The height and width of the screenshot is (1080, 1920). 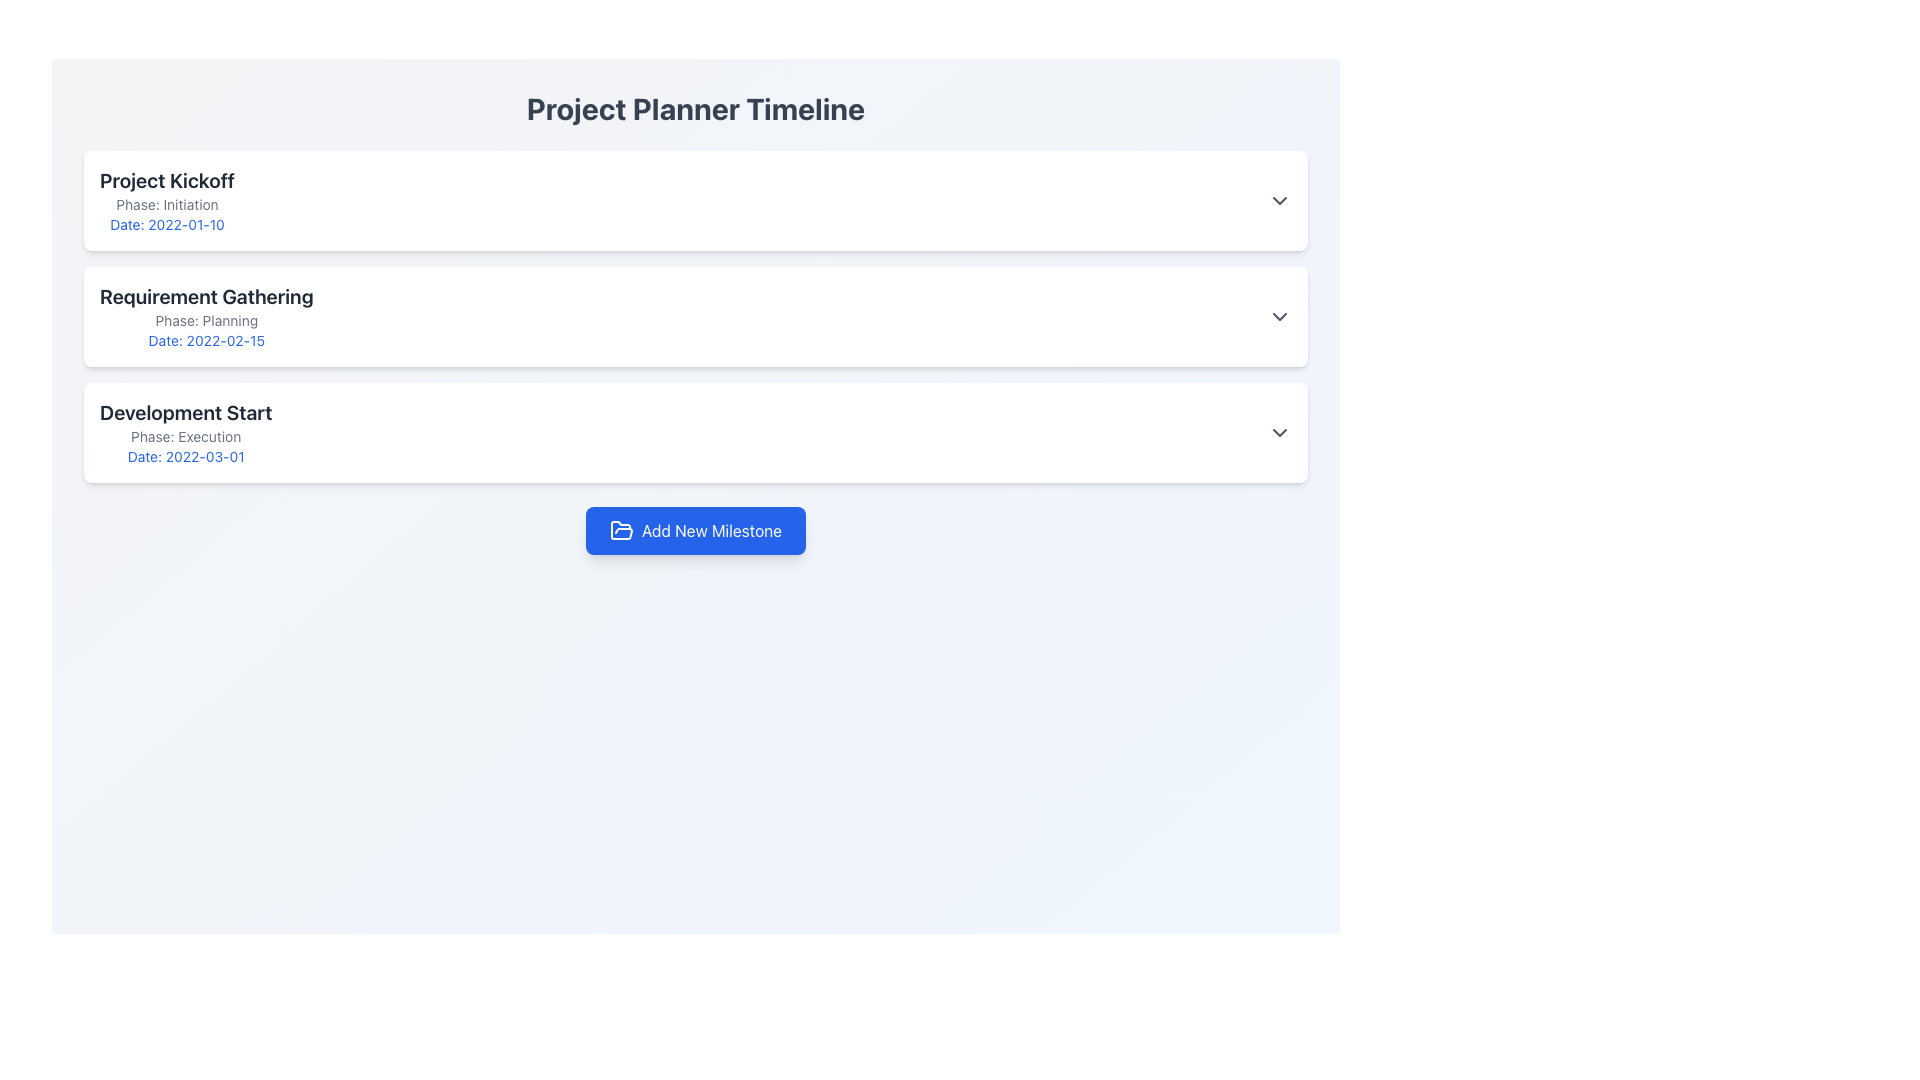 What do you see at coordinates (167, 204) in the screenshot?
I see `the text label displaying 'Phase: Initiation', which is located under the bold section title 'Project Kickoff'` at bounding box center [167, 204].